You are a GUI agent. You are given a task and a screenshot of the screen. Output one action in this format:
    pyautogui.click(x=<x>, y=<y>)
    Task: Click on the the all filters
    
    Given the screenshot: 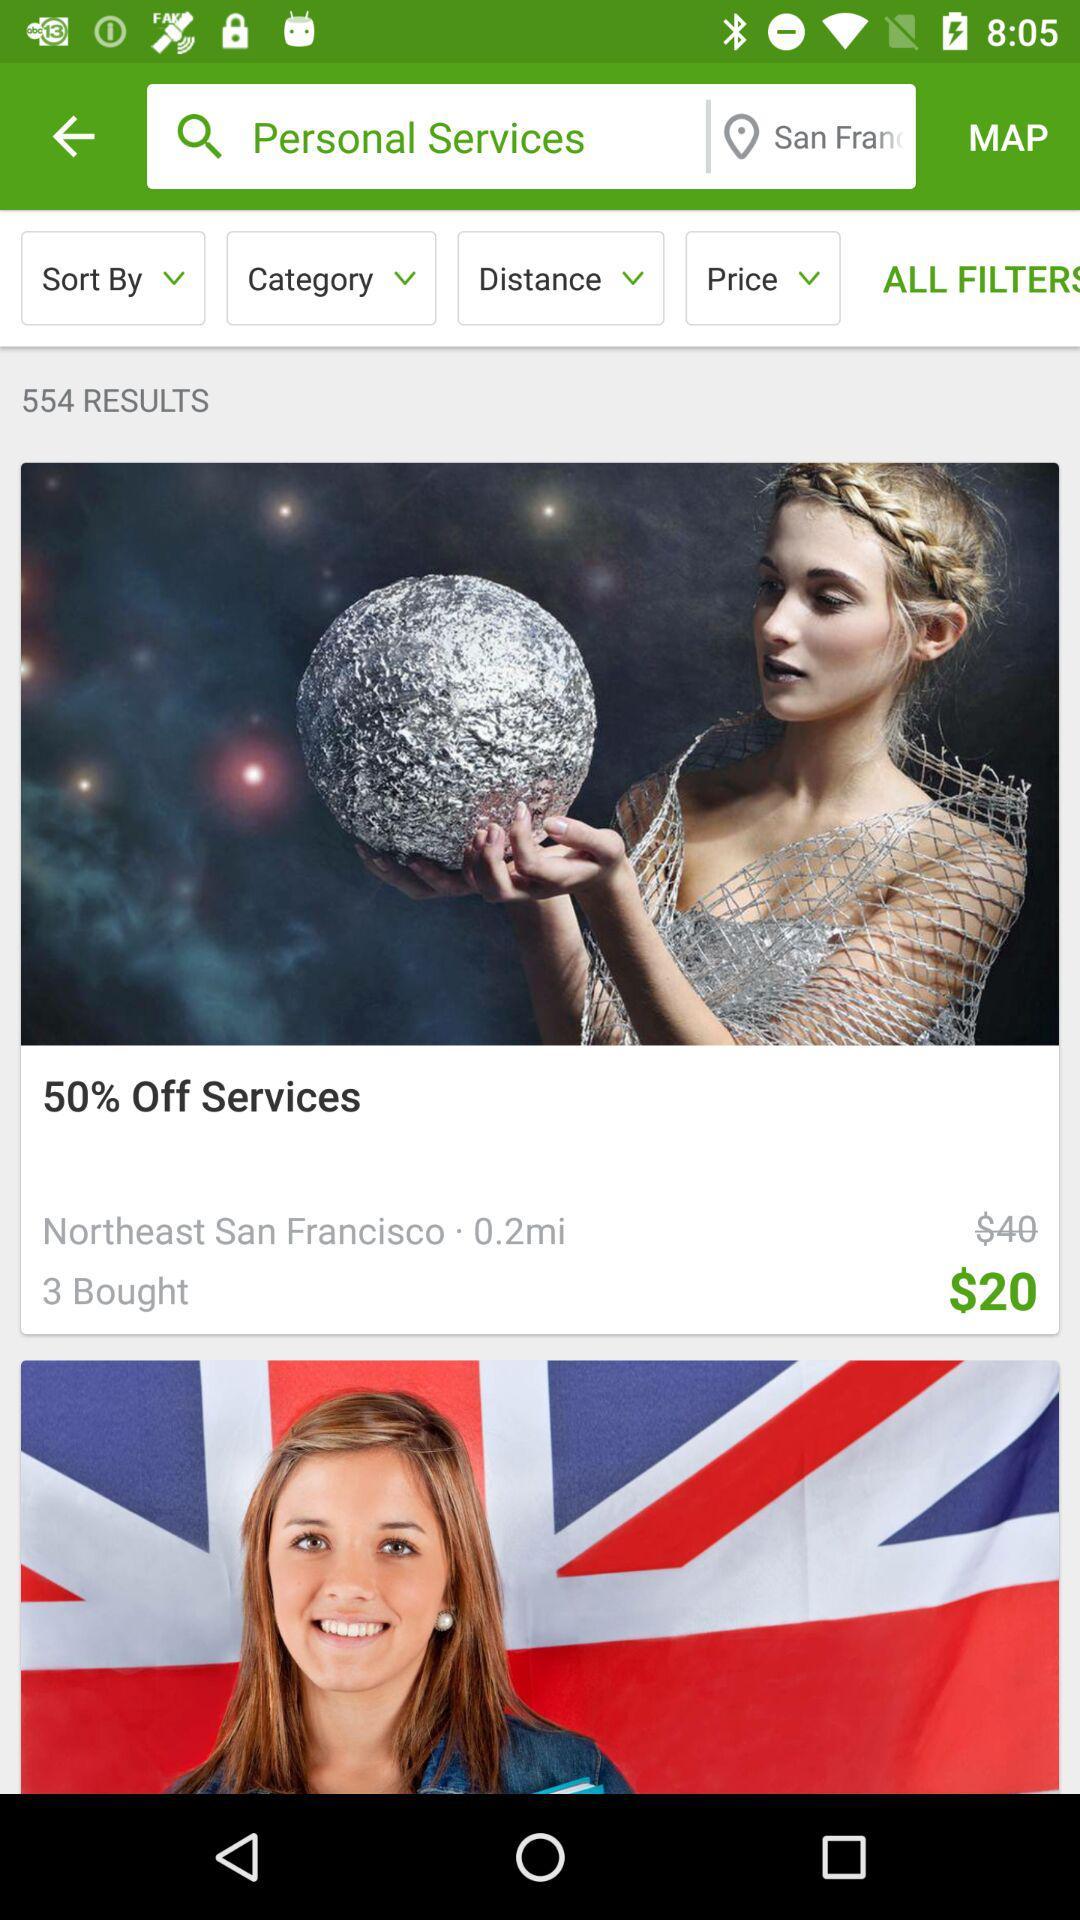 What is the action you would take?
    pyautogui.click(x=964, y=277)
    